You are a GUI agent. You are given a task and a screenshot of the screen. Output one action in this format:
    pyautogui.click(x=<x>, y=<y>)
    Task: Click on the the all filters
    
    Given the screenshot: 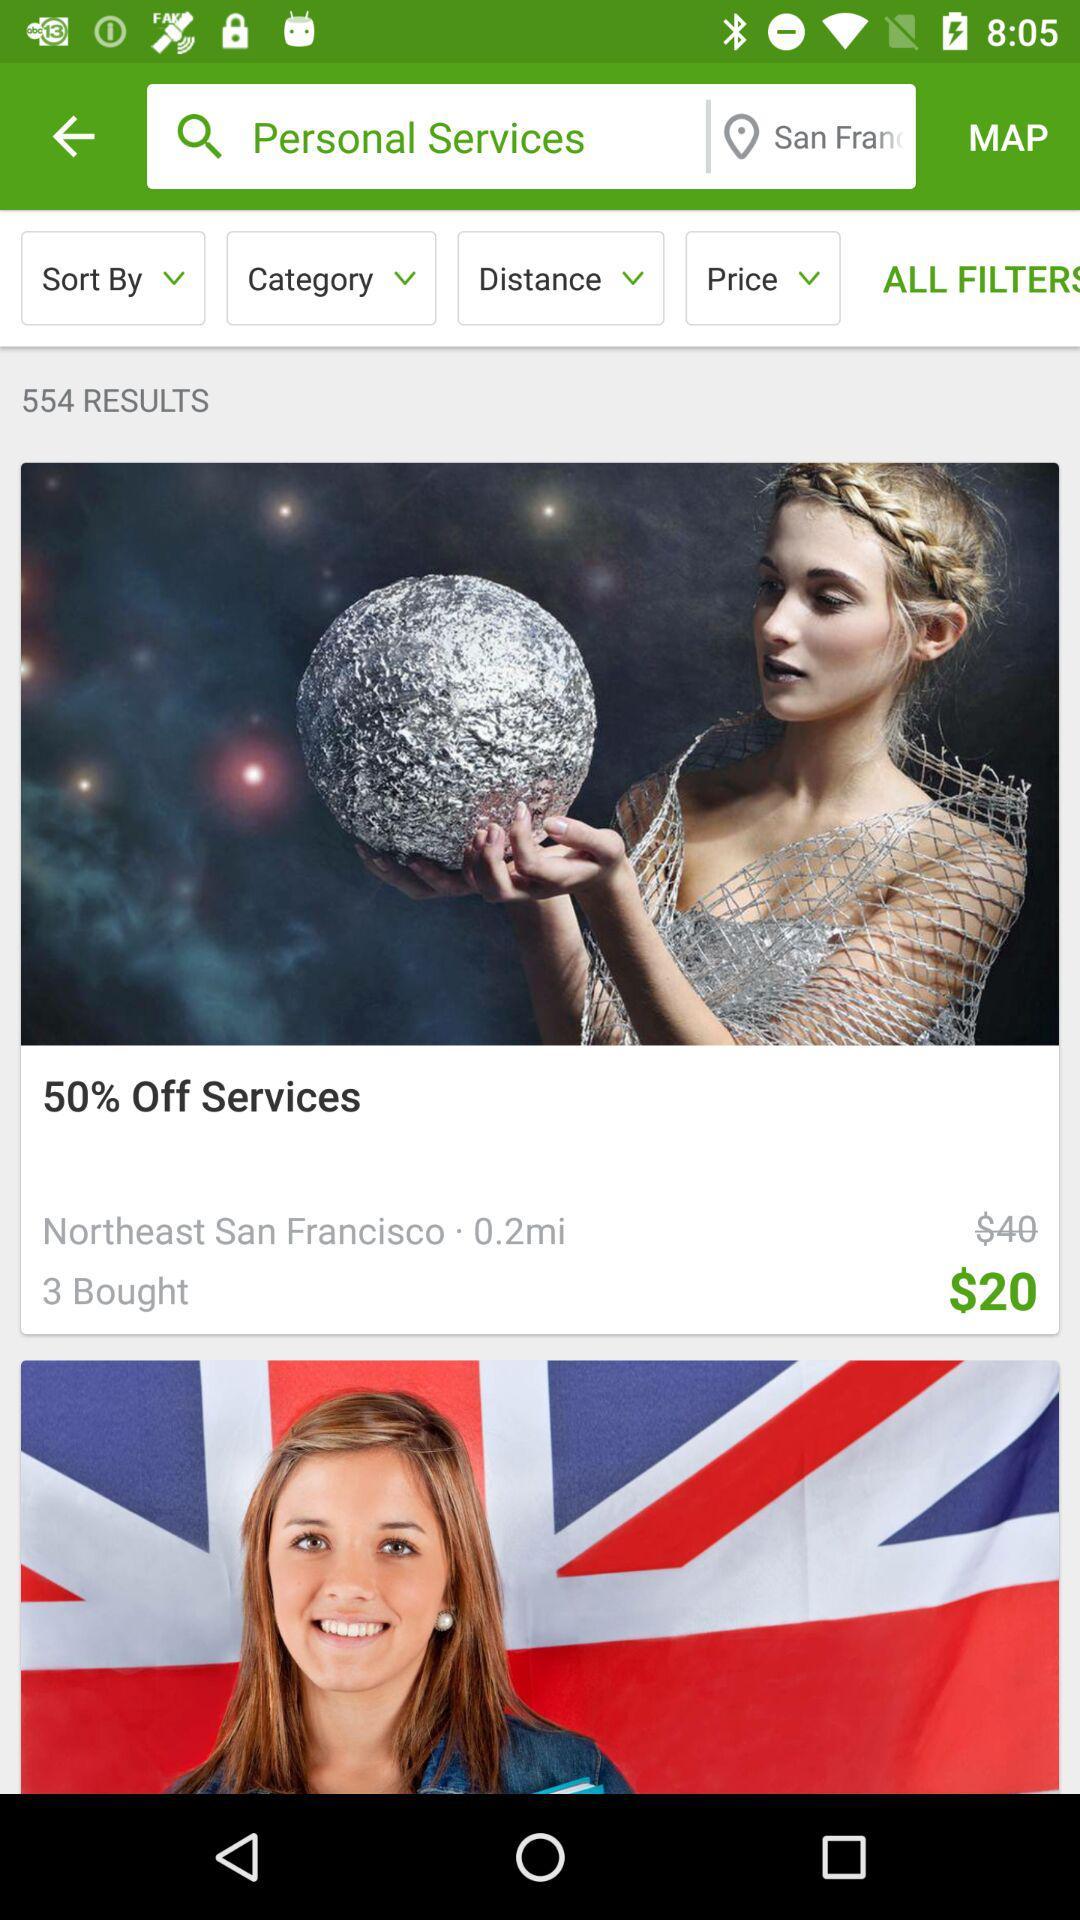 What is the action you would take?
    pyautogui.click(x=964, y=277)
    